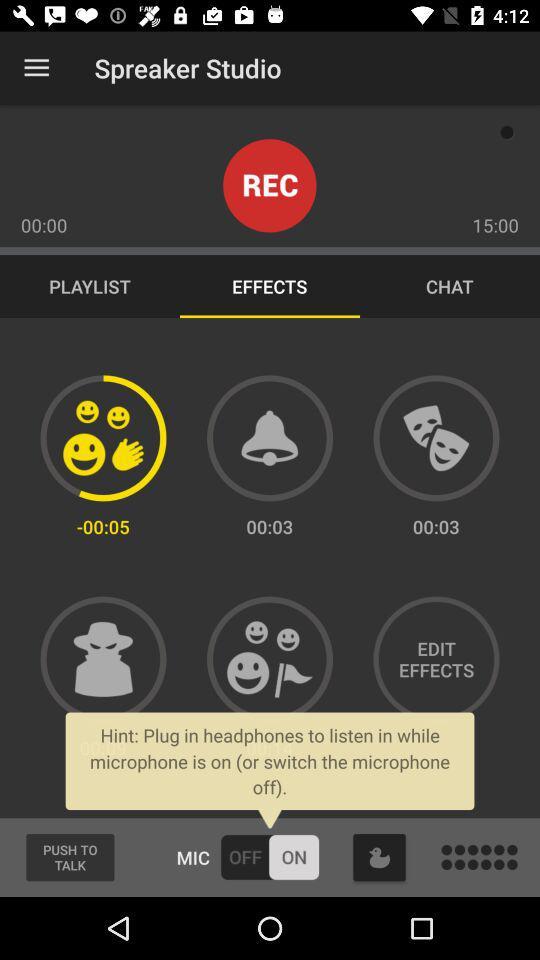 This screenshot has height=960, width=540. I want to click on go incognito, so click(103, 658).